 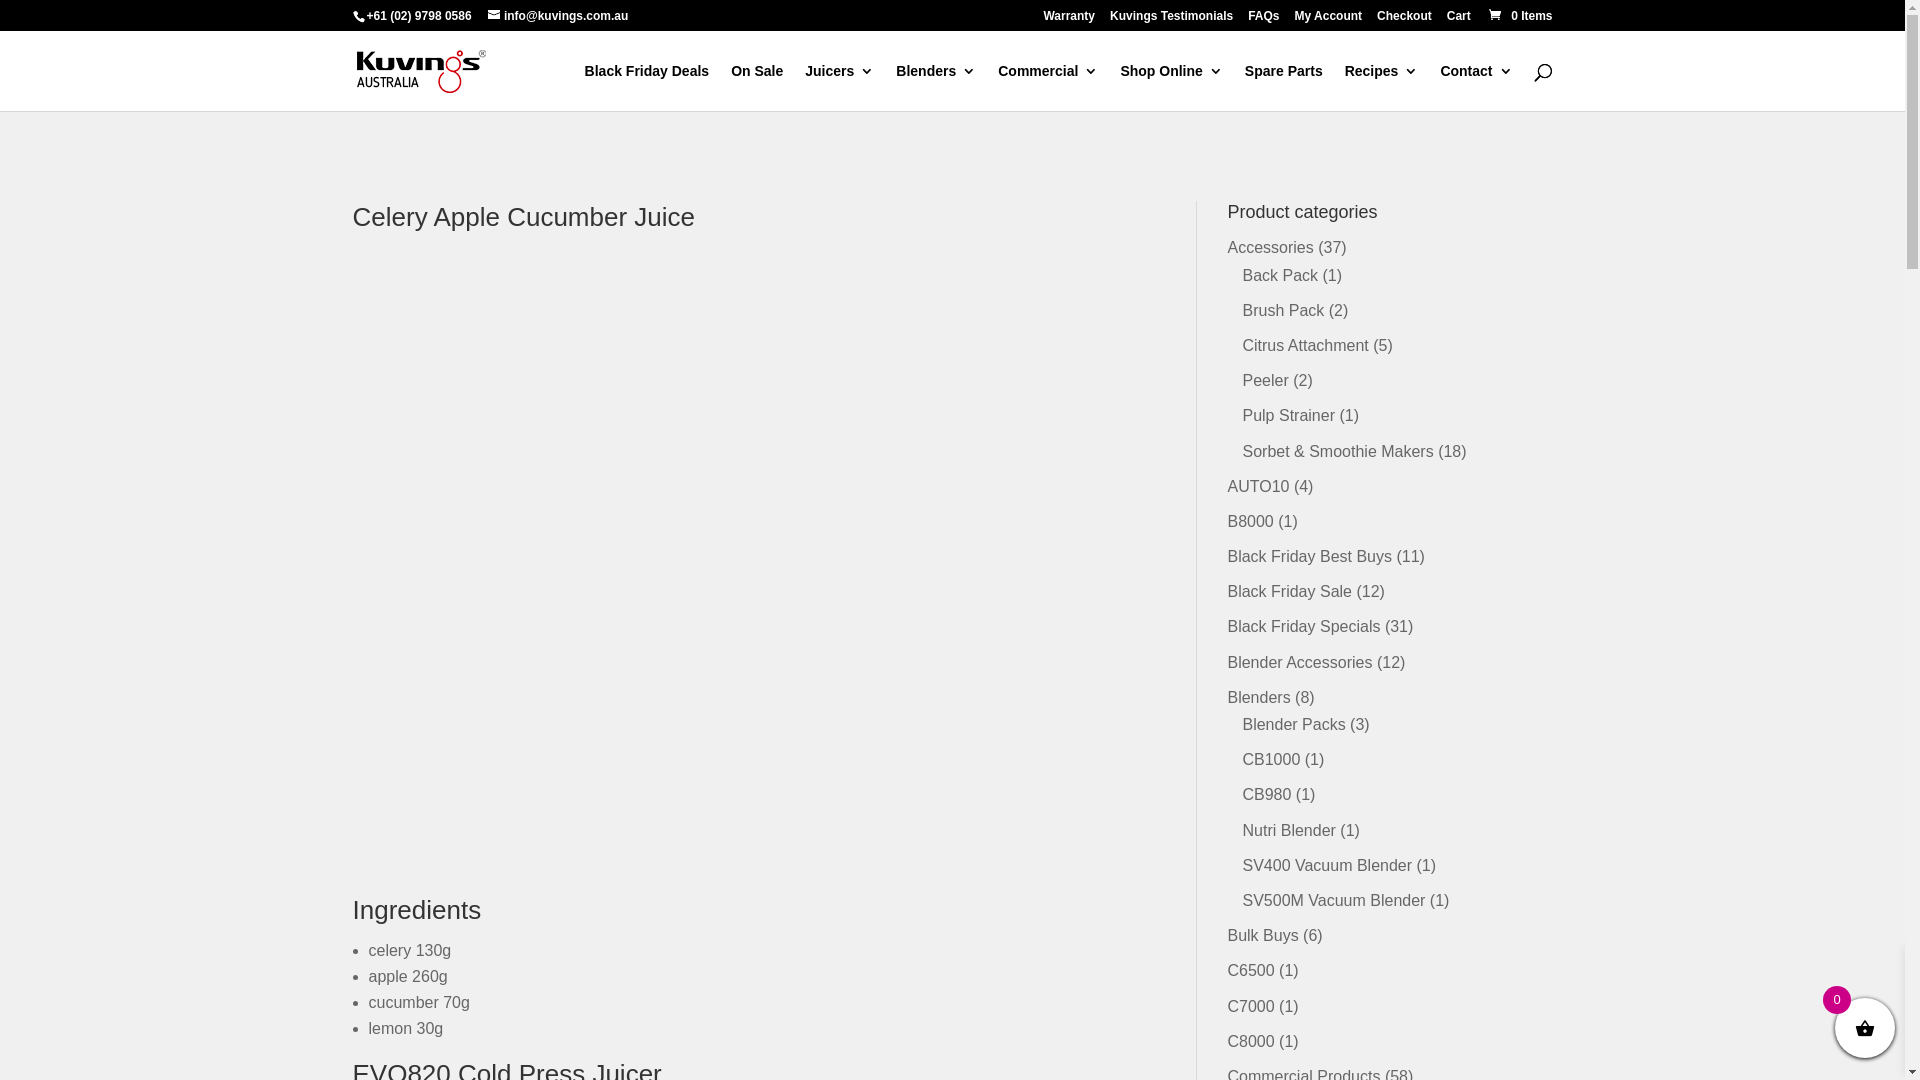 I want to click on 'Citrus Attachment', so click(x=1241, y=344).